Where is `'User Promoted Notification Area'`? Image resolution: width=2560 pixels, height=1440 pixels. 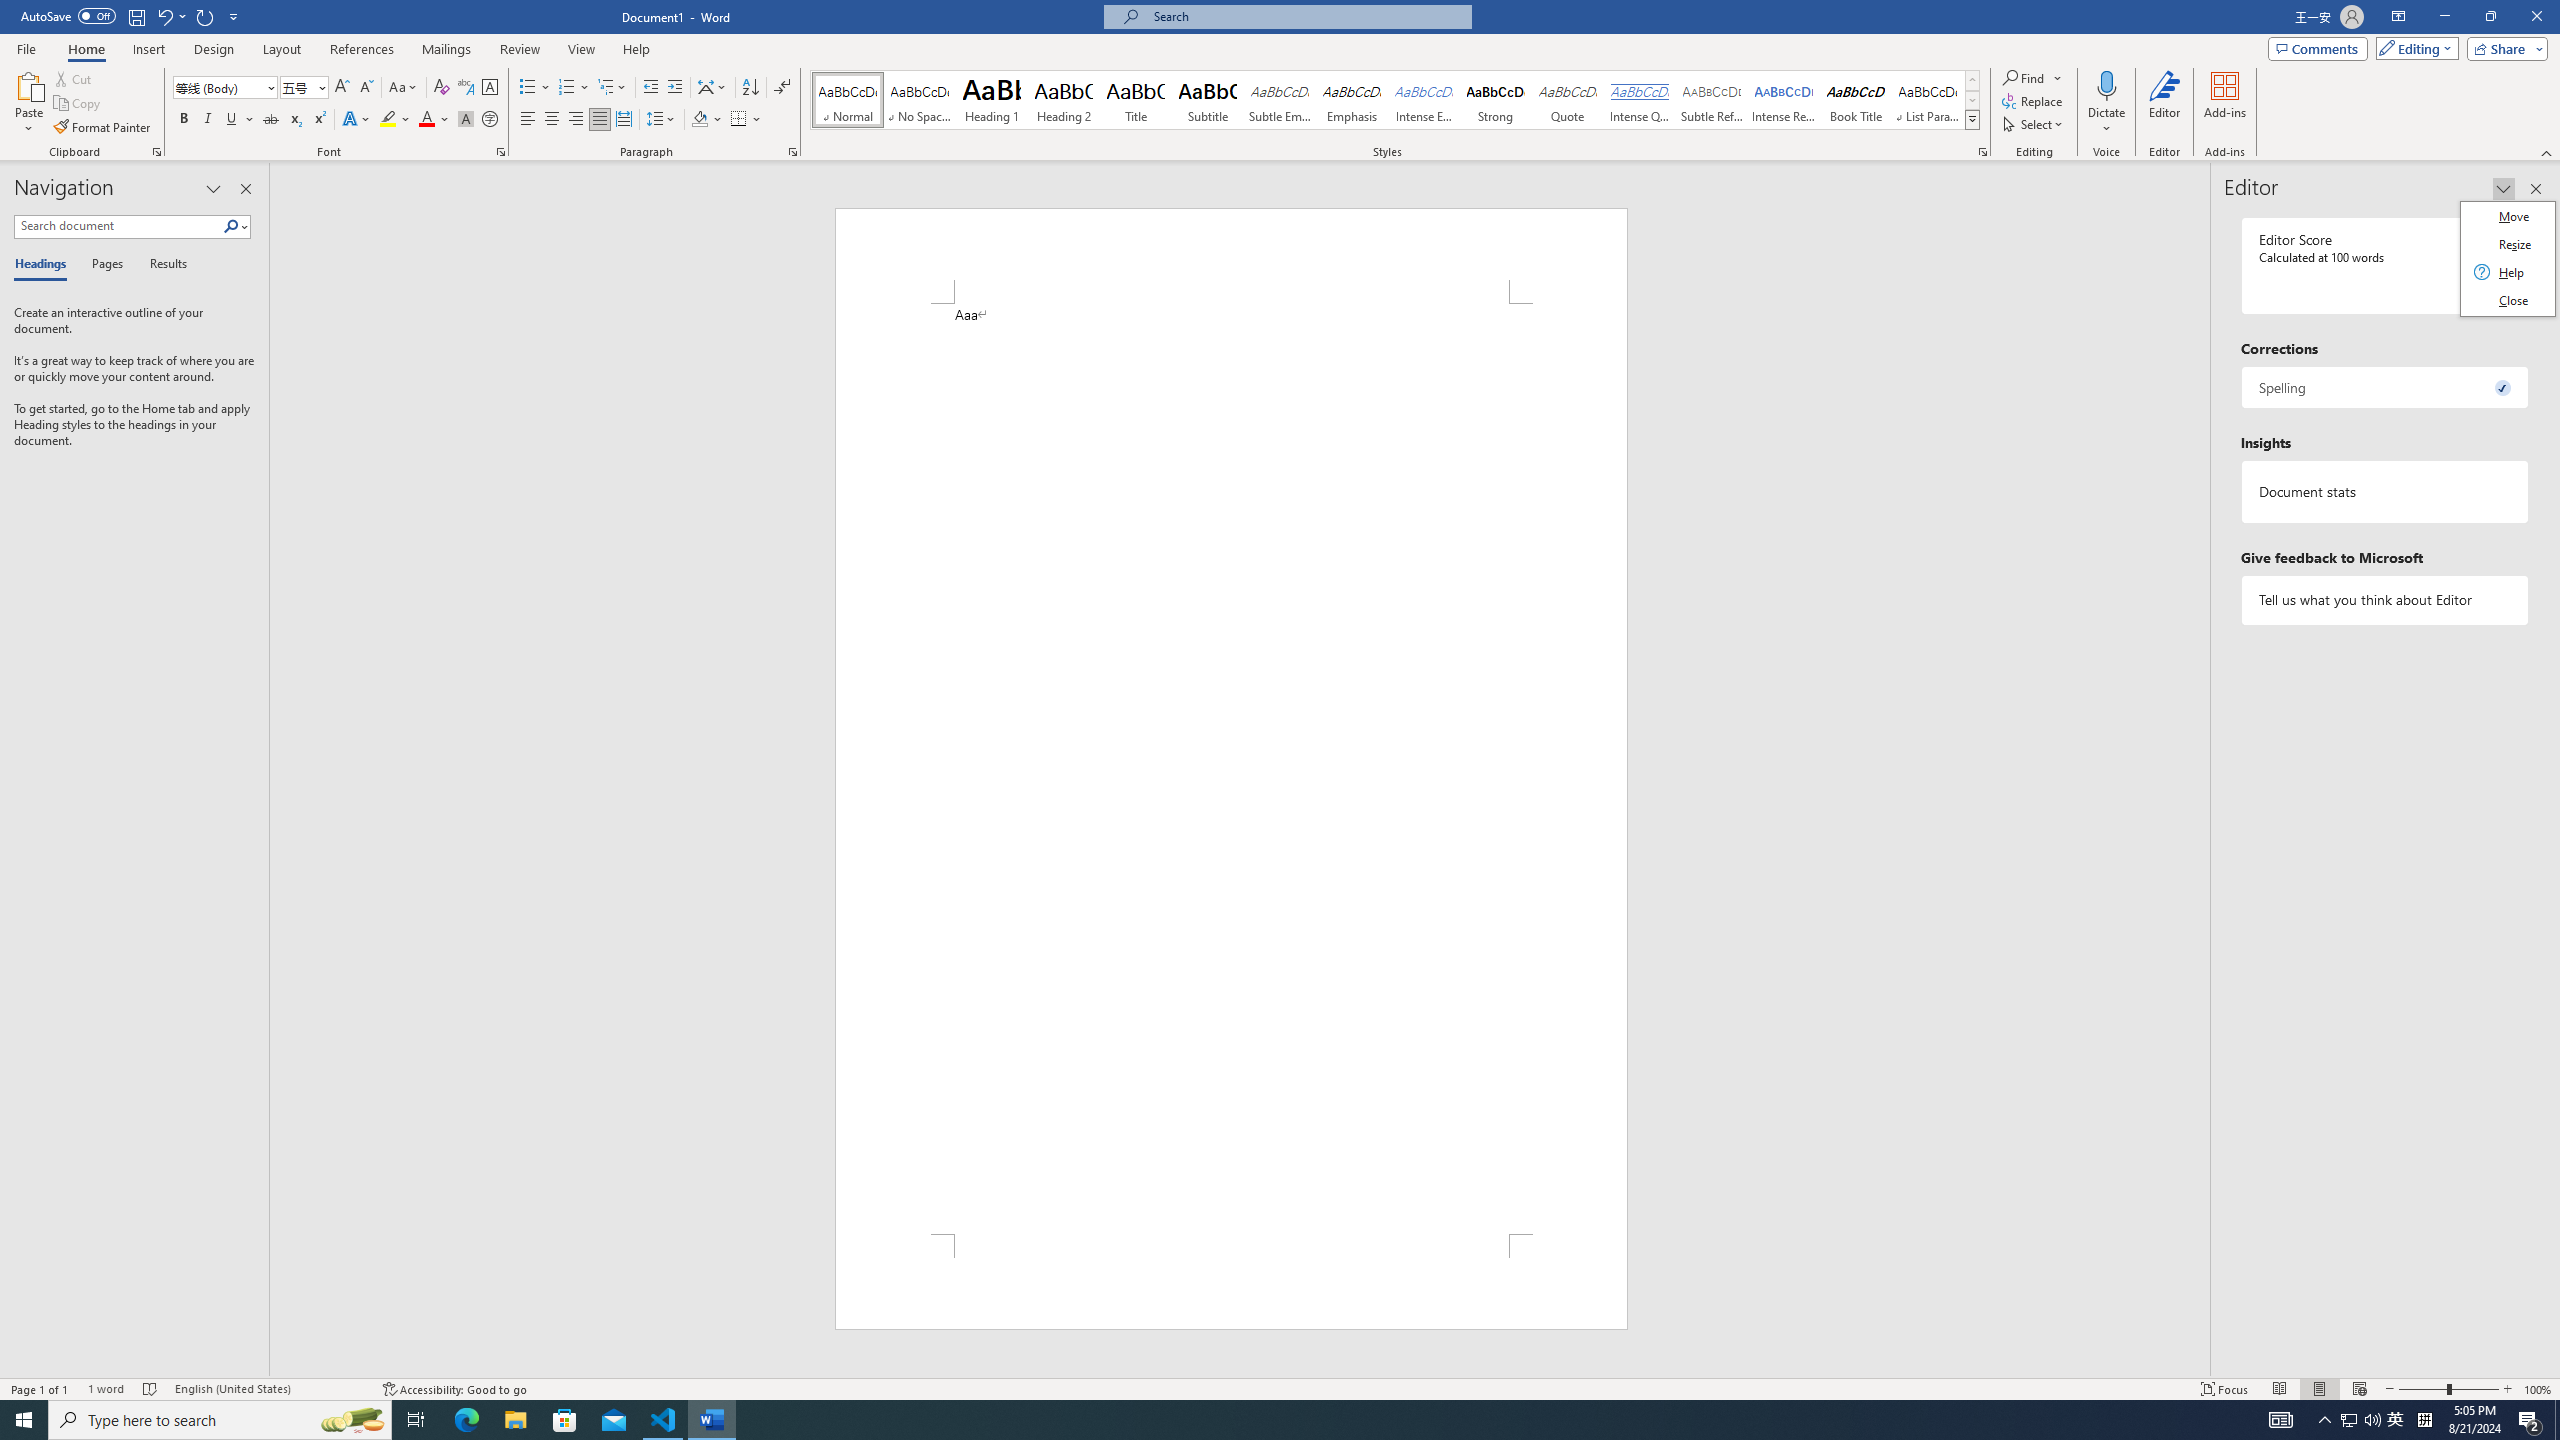 'User Promoted Notification Area' is located at coordinates (2360, 1418).